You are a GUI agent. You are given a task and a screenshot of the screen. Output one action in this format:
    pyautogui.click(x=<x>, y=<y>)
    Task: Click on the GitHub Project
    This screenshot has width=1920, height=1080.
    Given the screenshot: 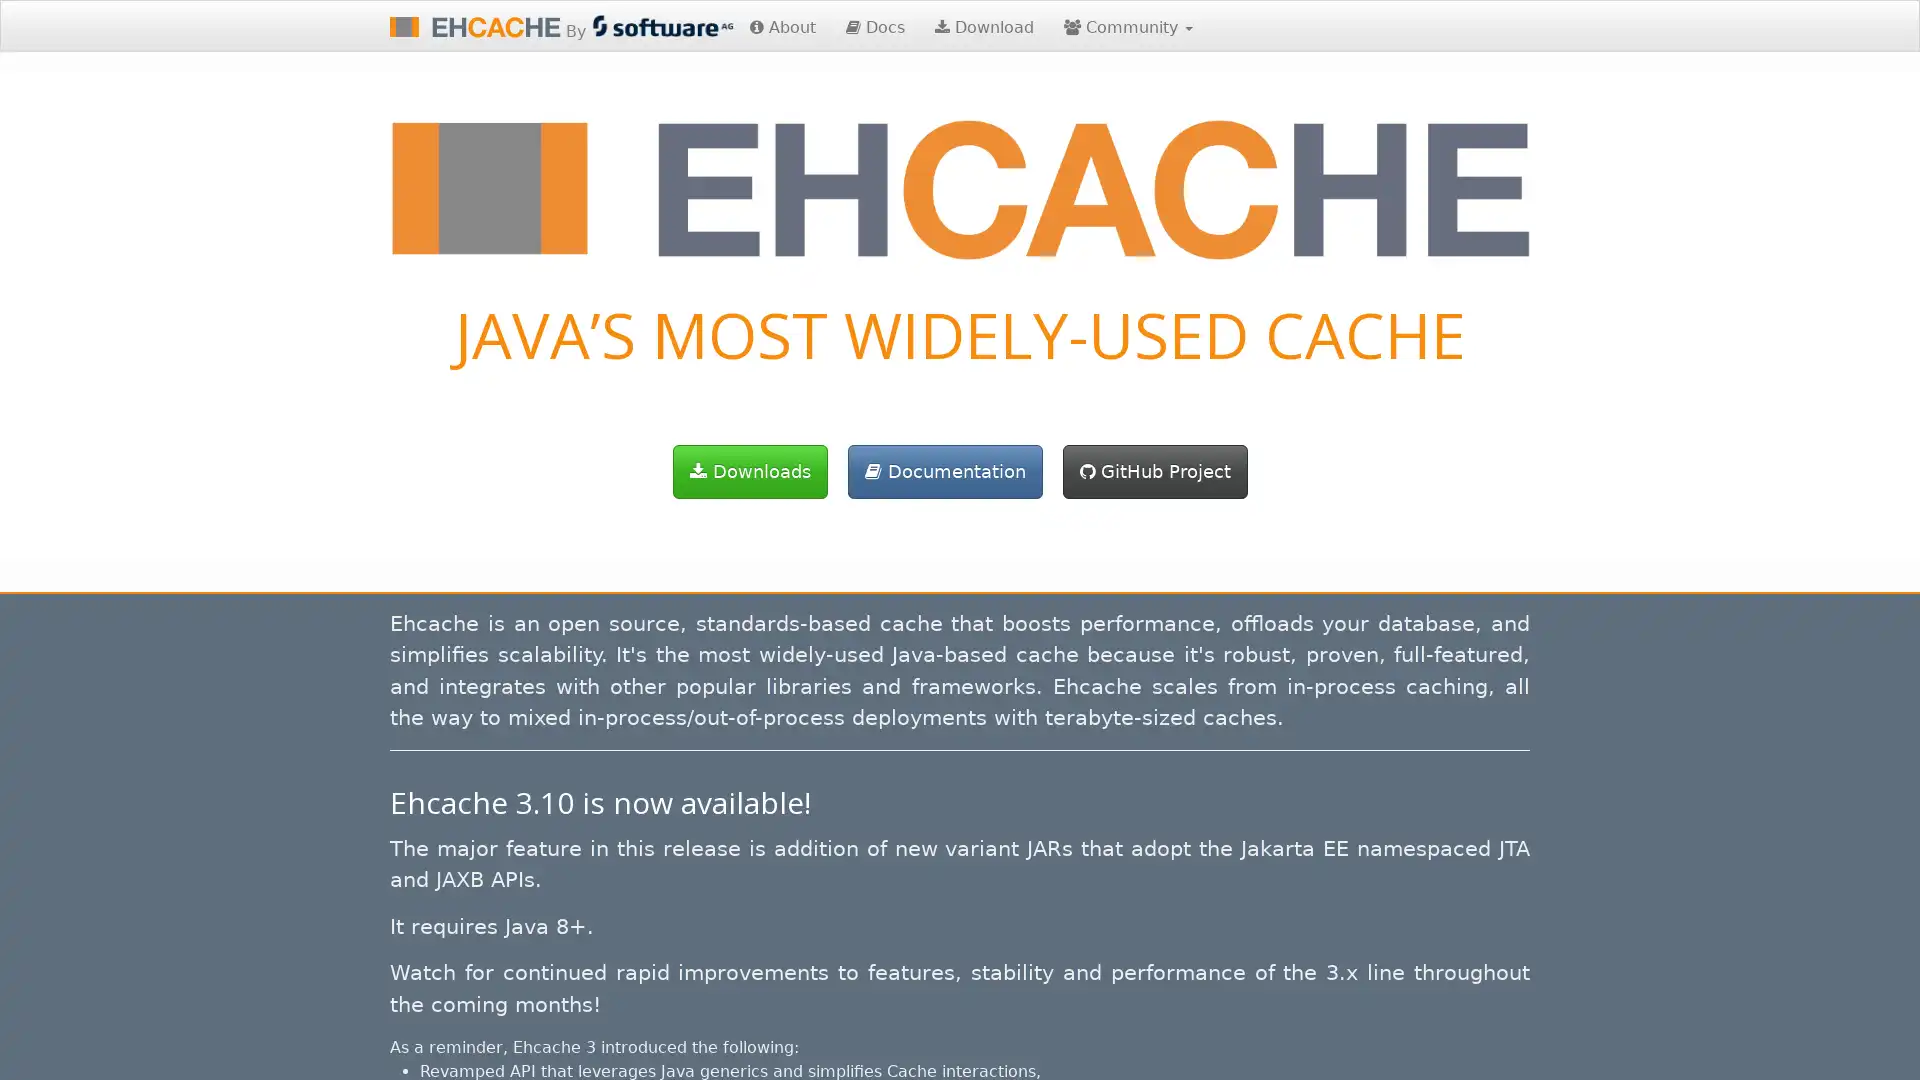 What is the action you would take?
    pyautogui.click(x=1154, y=470)
    